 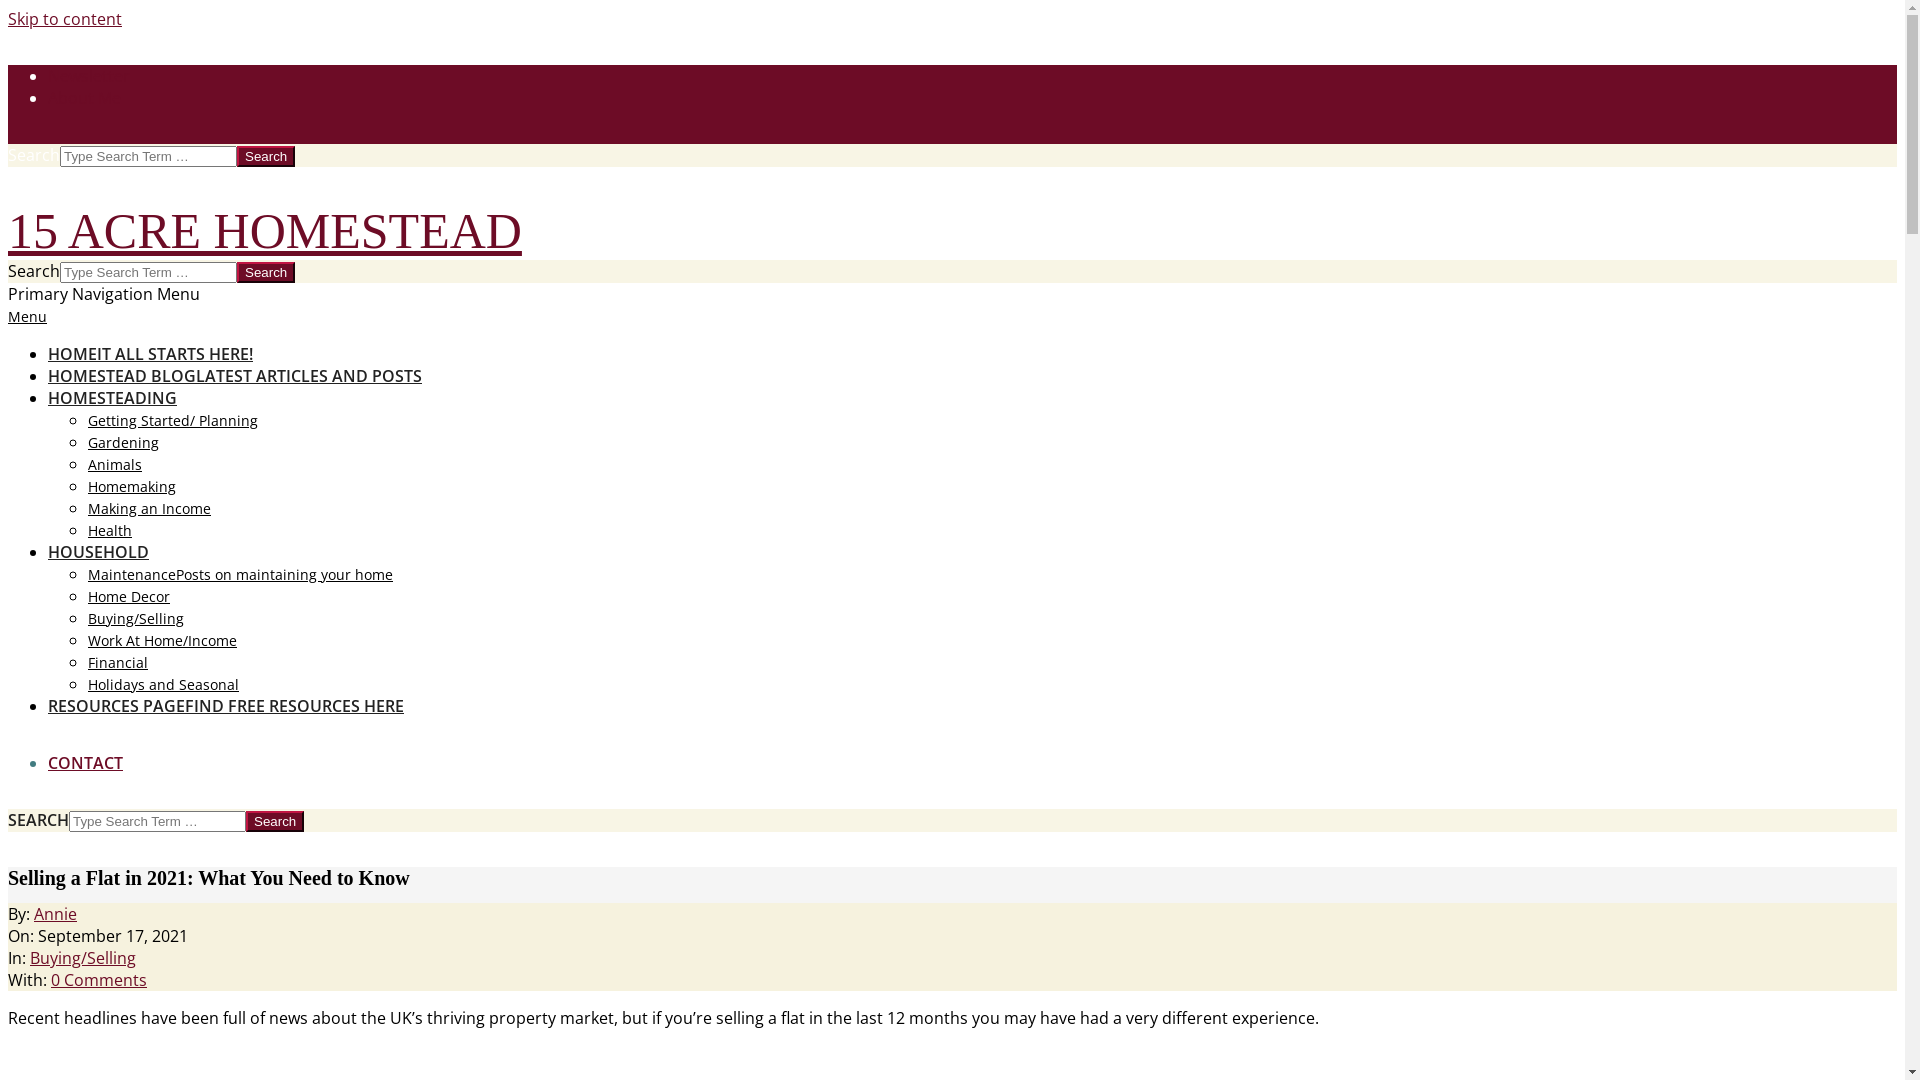 What do you see at coordinates (86, 419) in the screenshot?
I see `'Getting Started/ Planning'` at bounding box center [86, 419].